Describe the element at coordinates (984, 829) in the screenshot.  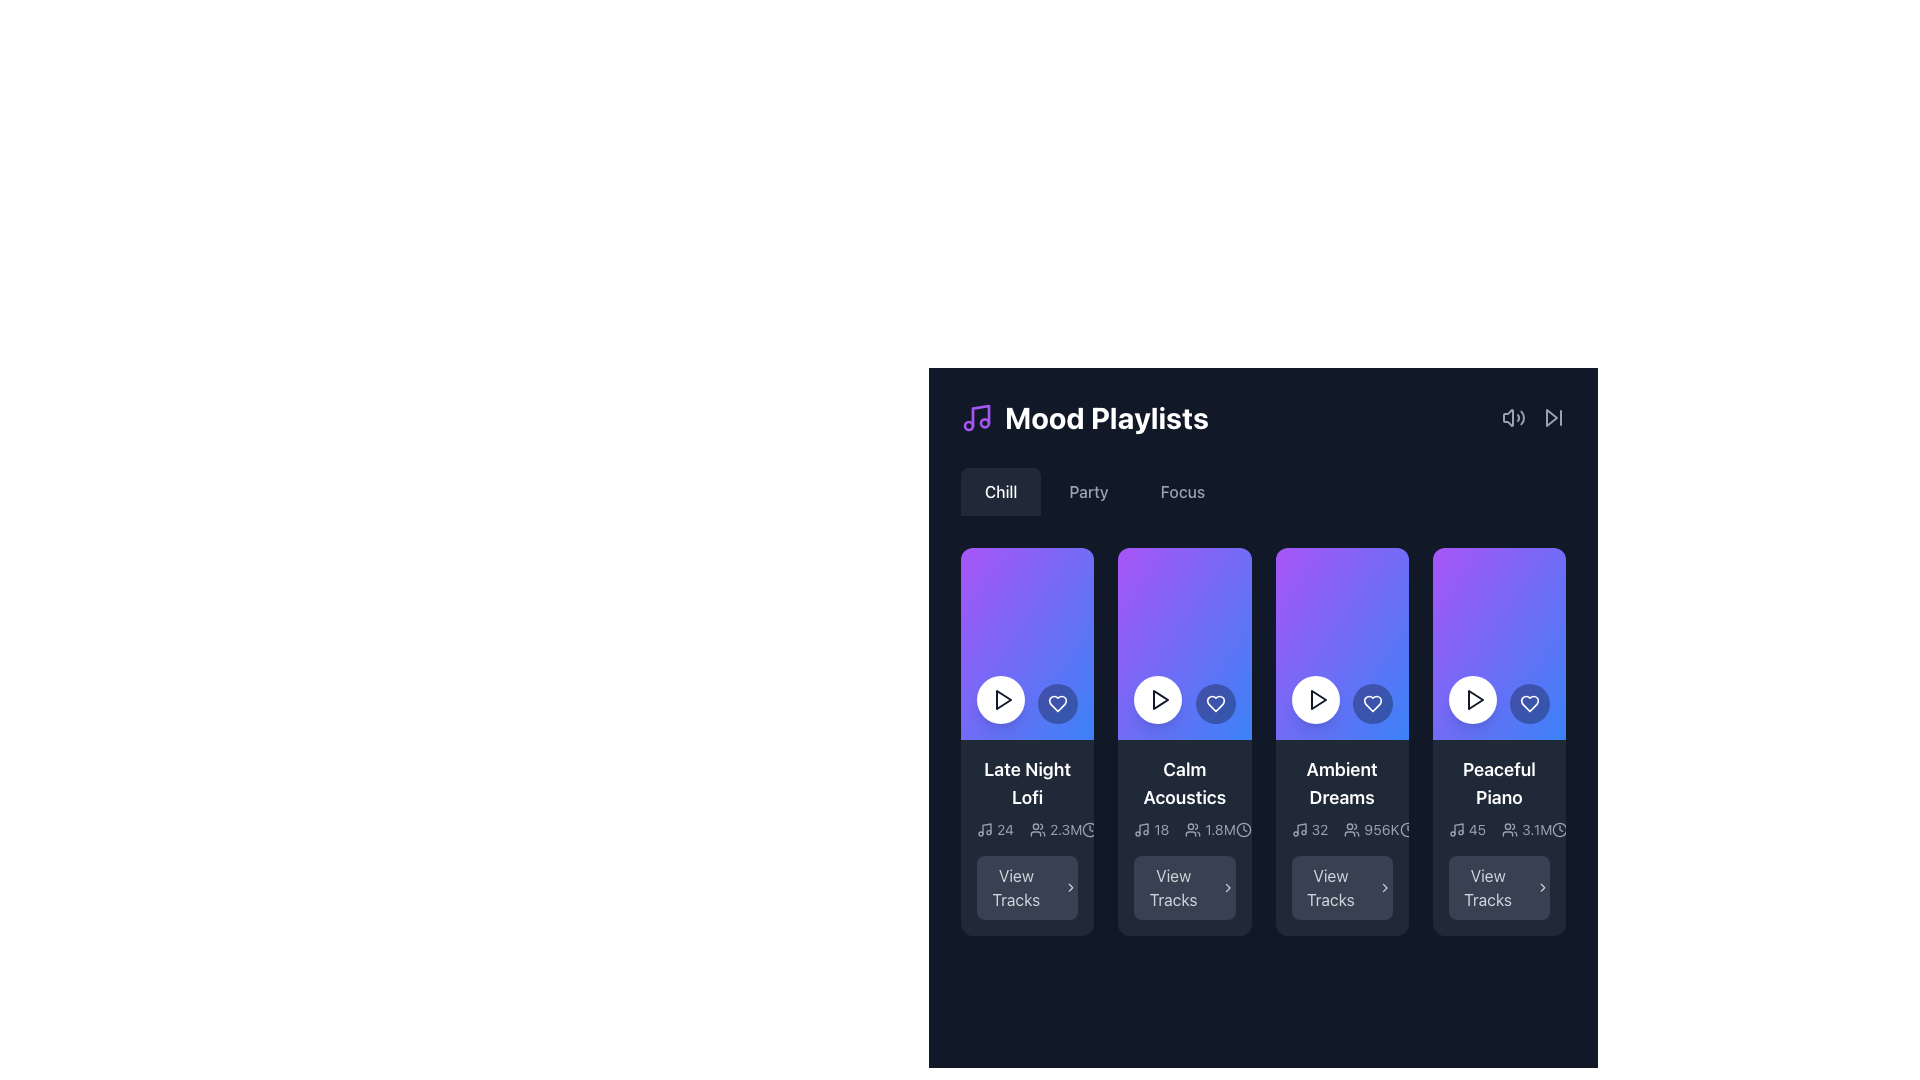
I see `the music icon located at the bottom-left corner of the first card in the grid layout, which indicates the numerical value '24' related to music` at that location.